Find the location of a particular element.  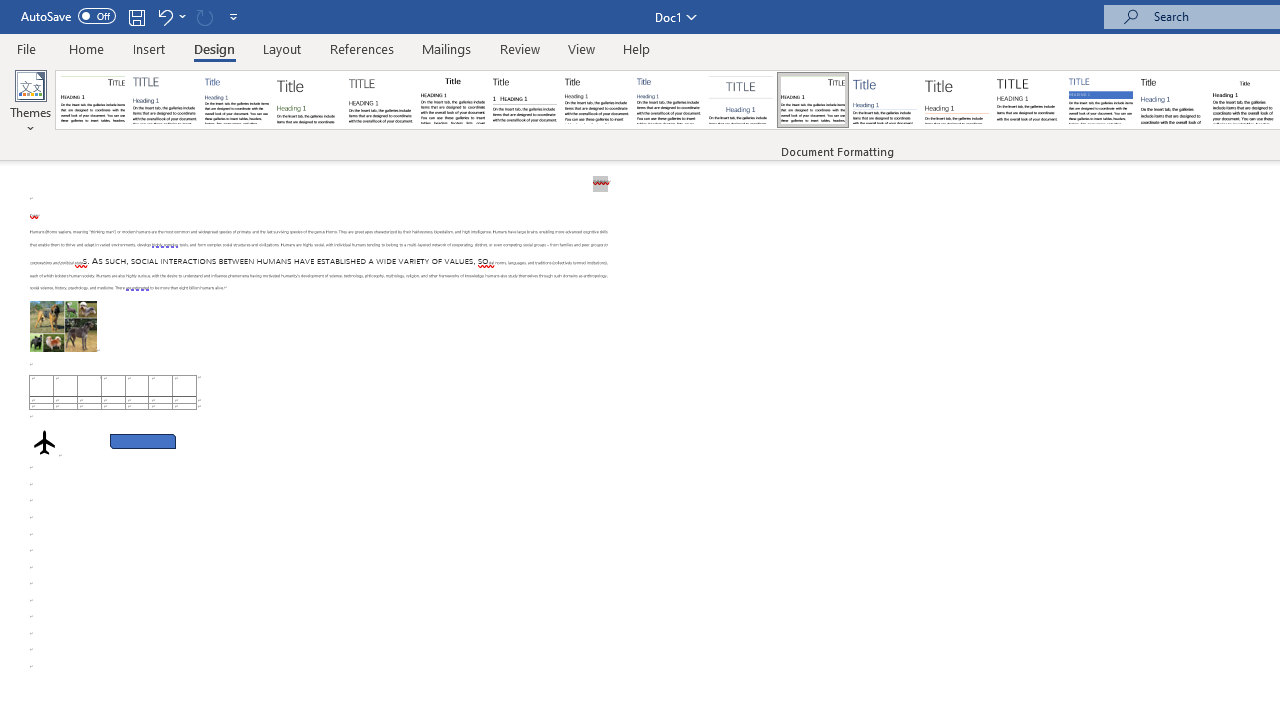

'Airplane with solid fill' is located at coordinates (44, 441).